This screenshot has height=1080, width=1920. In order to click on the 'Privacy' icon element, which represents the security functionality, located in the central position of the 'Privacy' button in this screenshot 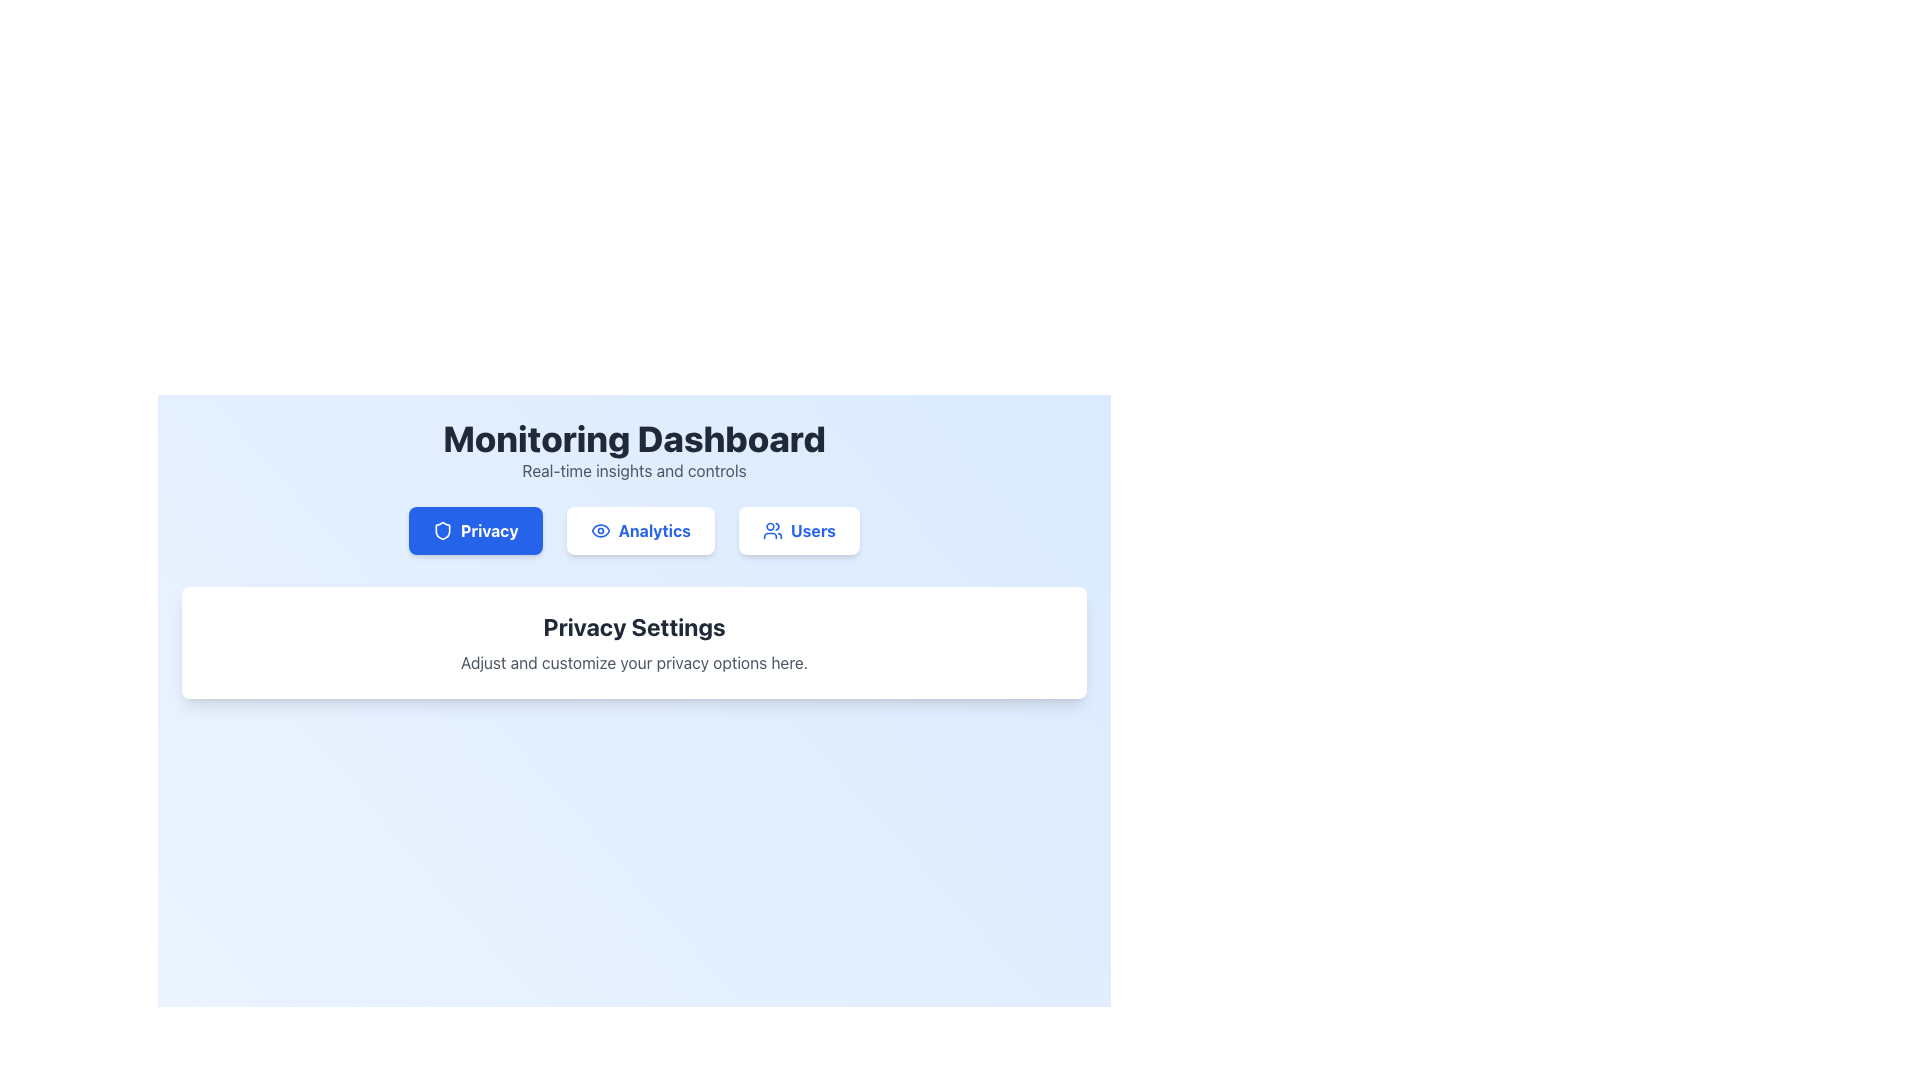, I will do `click(441, 530)`.